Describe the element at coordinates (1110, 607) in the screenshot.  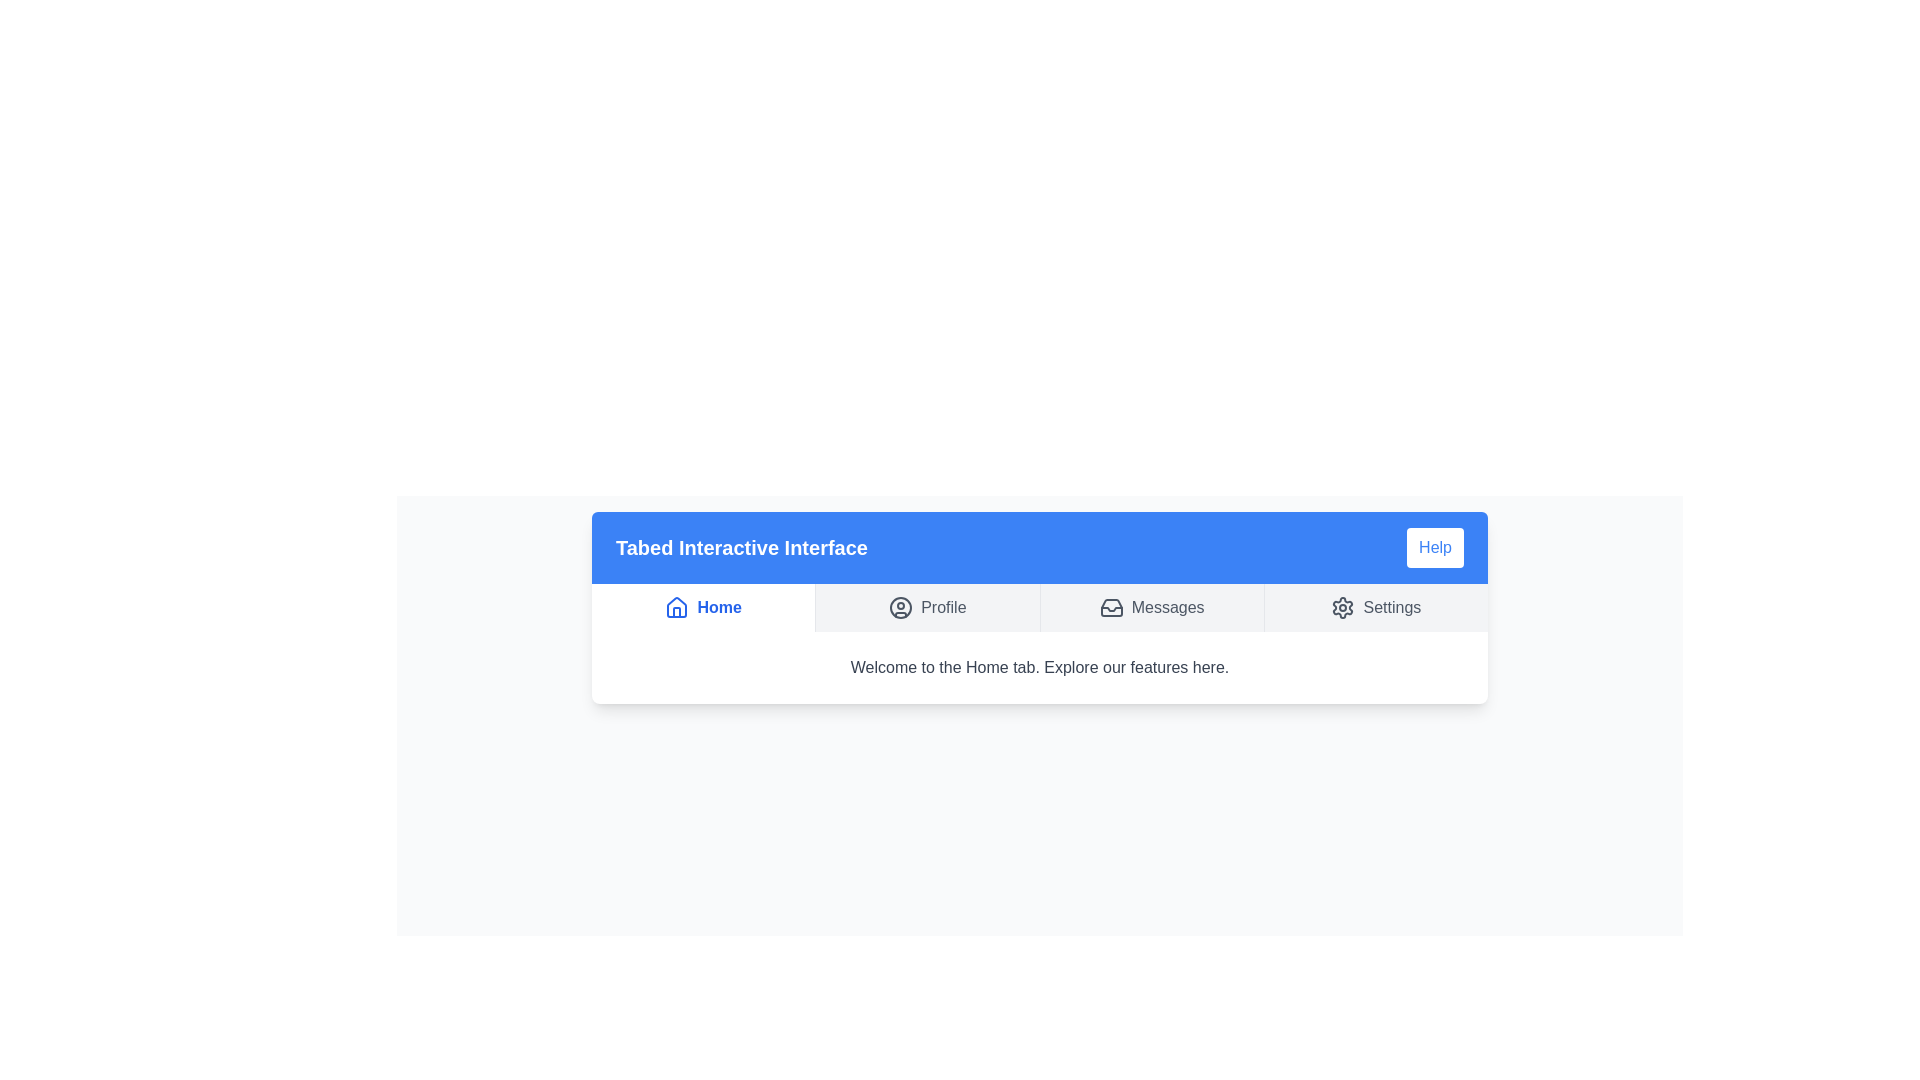
I see `the 'Messages' icon button in the navigation bar` at that location.